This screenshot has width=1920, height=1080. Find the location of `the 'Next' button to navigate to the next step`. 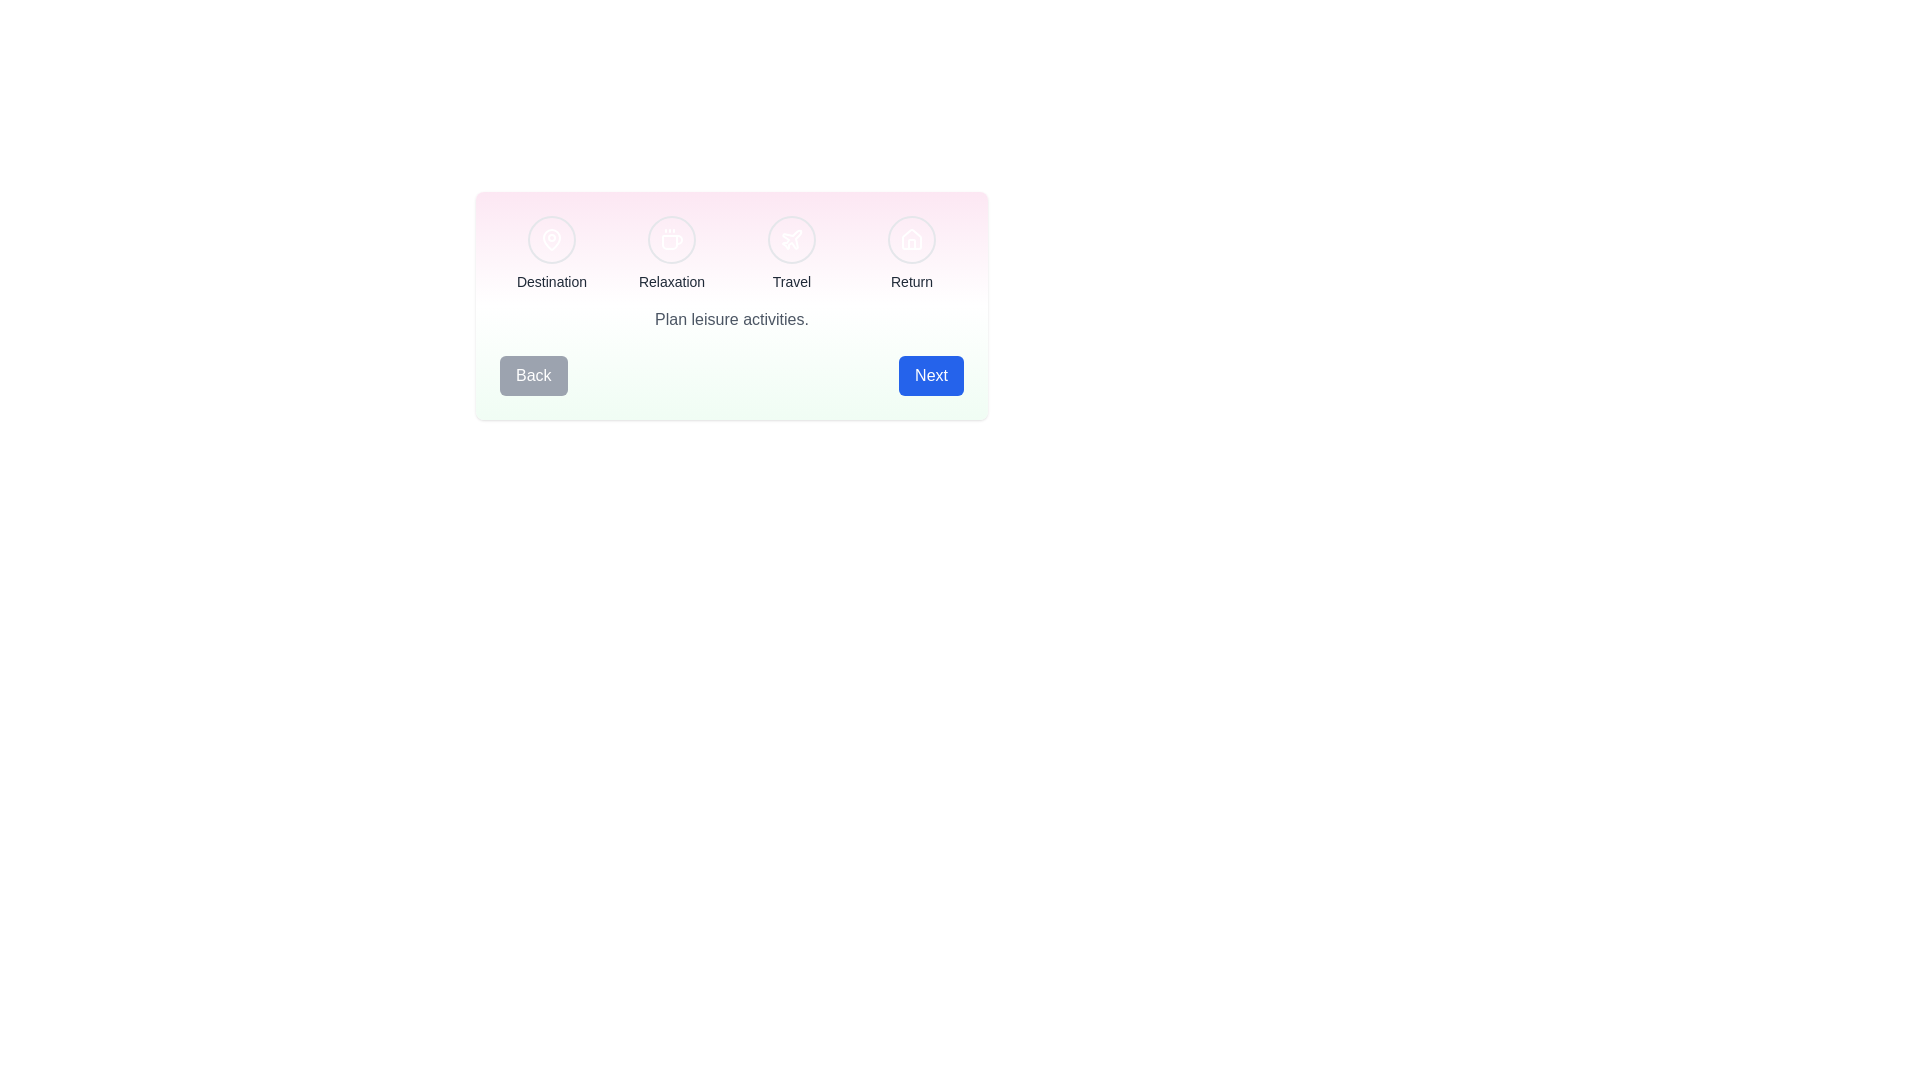

the 'Next' button to navigate to the next step is located at coordinates (930, 375).